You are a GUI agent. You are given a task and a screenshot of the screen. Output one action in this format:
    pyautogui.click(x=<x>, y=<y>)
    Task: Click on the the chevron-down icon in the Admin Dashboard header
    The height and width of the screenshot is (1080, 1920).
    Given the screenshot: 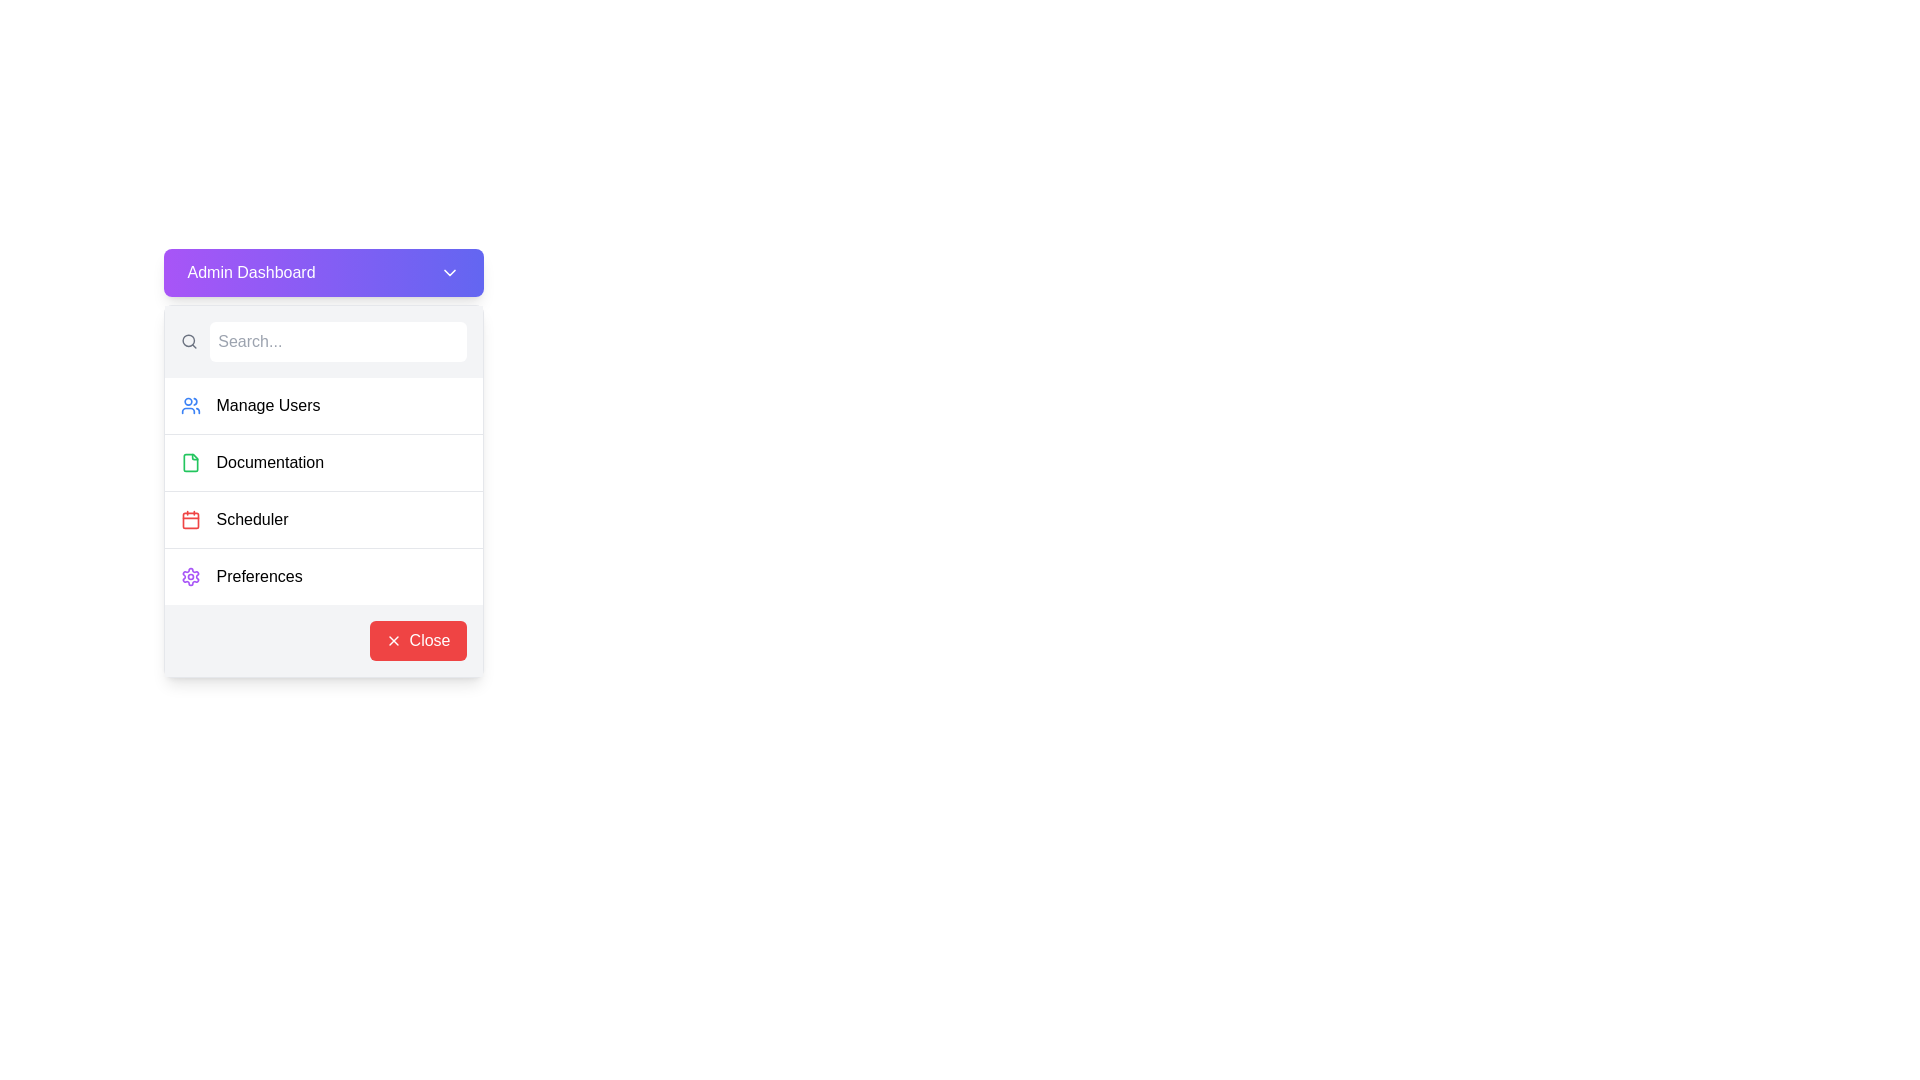 What is the action you would take?
    pyautogui.click(x=448, y=273)
    